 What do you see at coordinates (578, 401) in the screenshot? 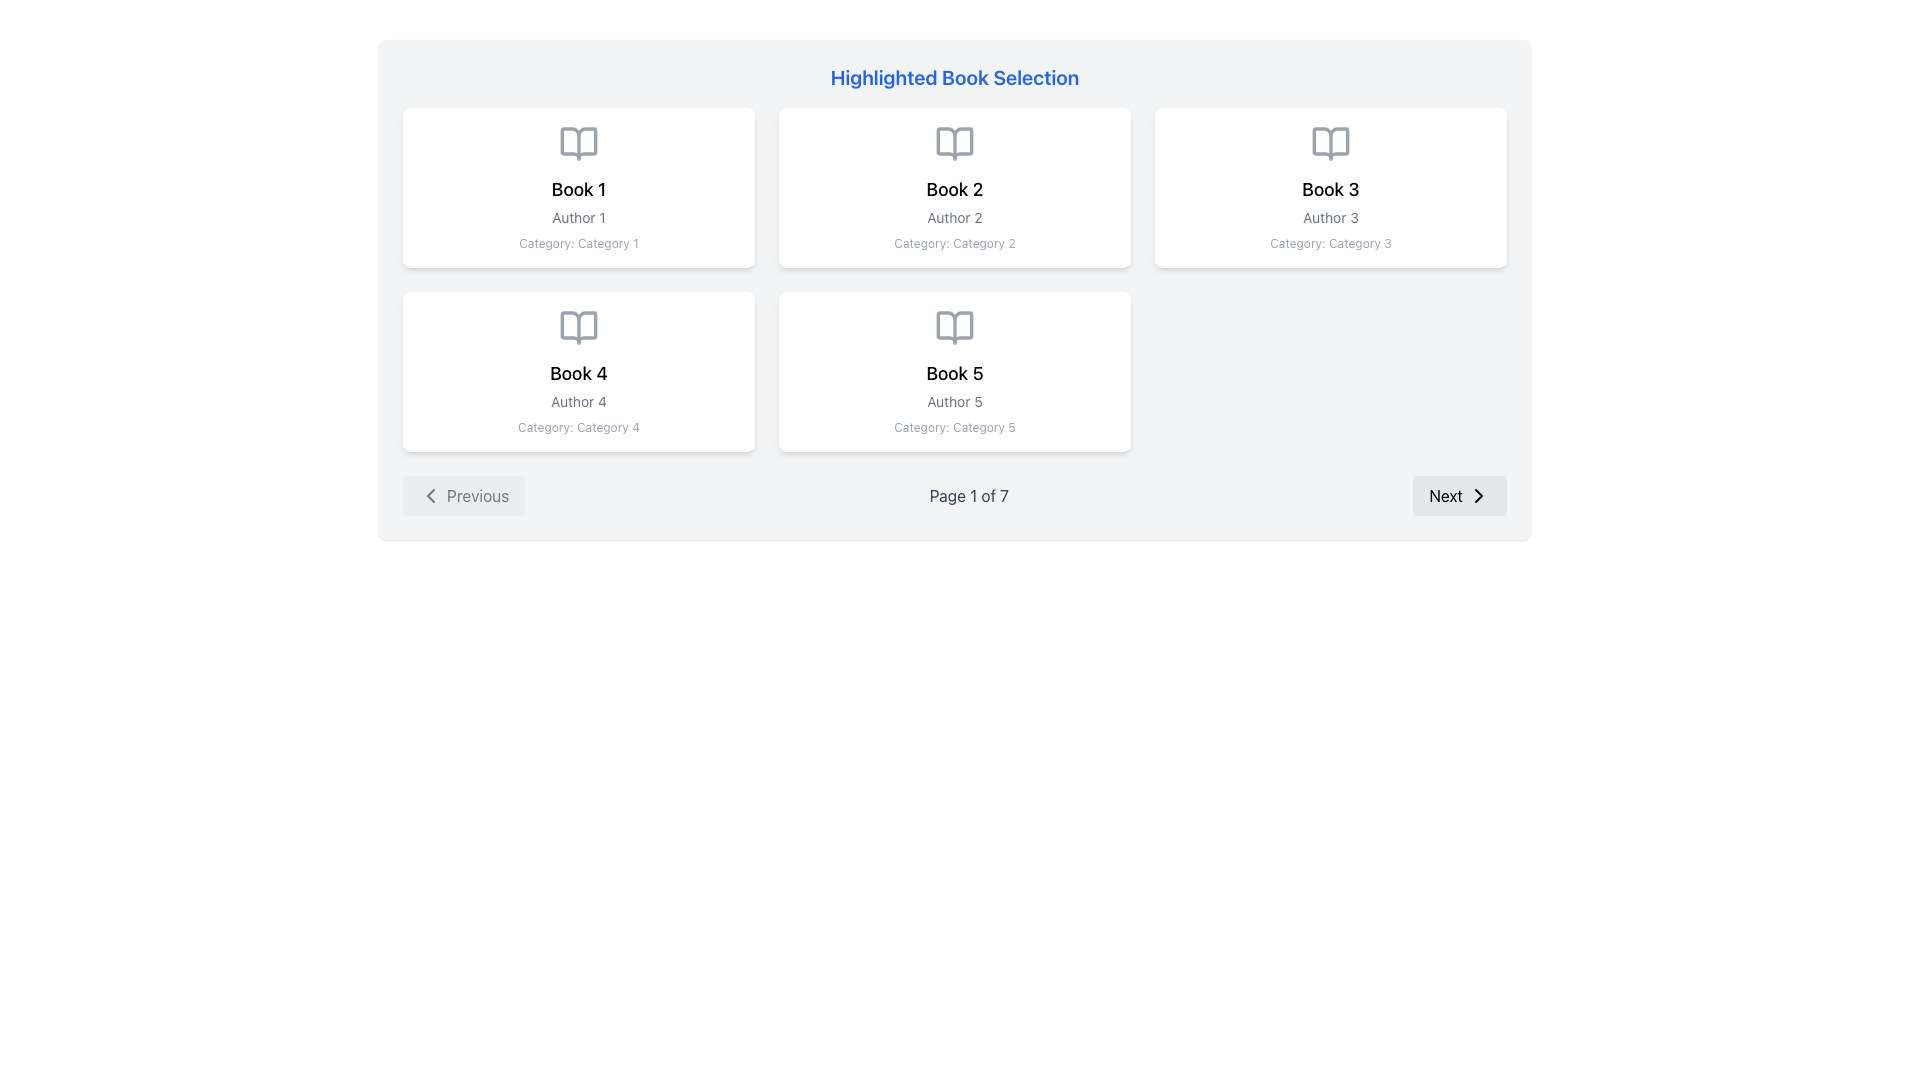
I see `the text label indicating the author of the associated book located on the third row, first column of the grid listing books, positioned below 'Book 4' and above 'Category: Category 4'` at bounding box center [578, 401].